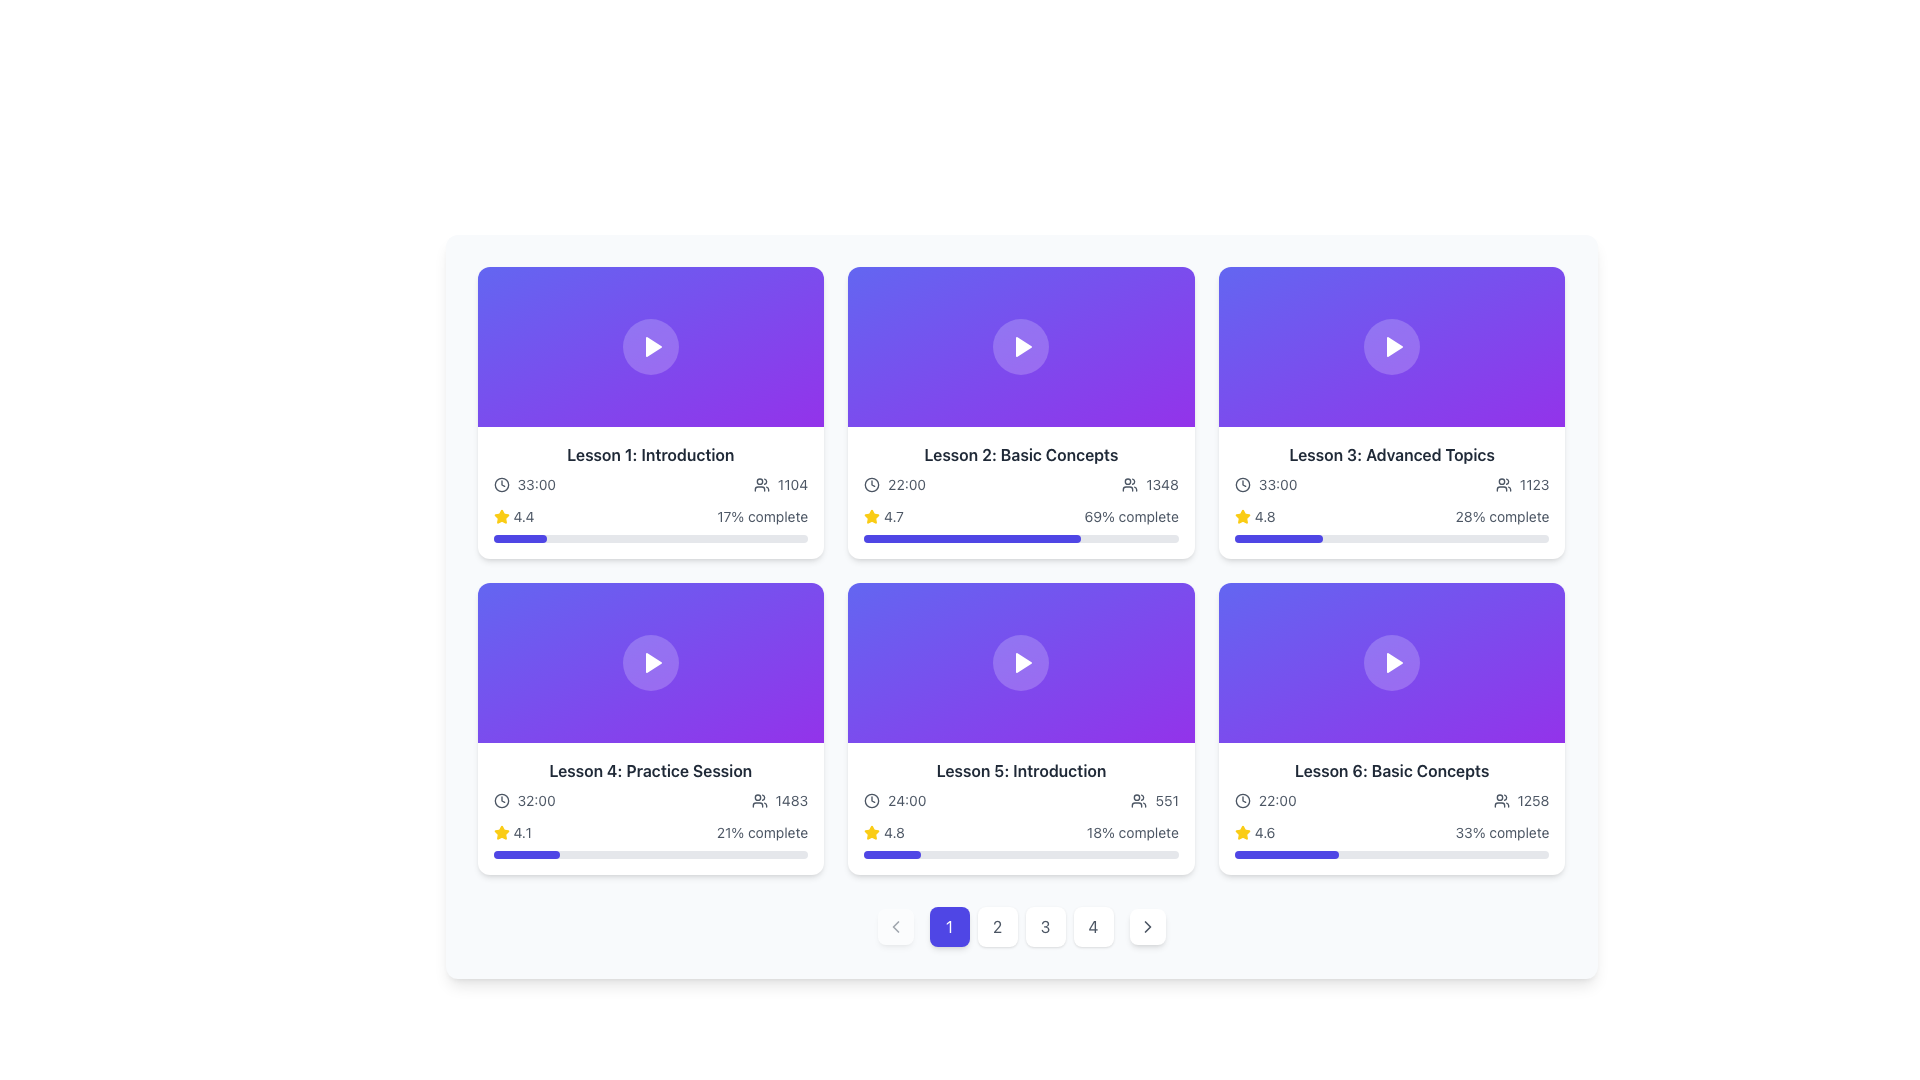  What do you see at coordinates (650, 523) in the screenshot?
I see `the star rating in the Progress indicator for Lesson 1` at bounding box center [650, 523].